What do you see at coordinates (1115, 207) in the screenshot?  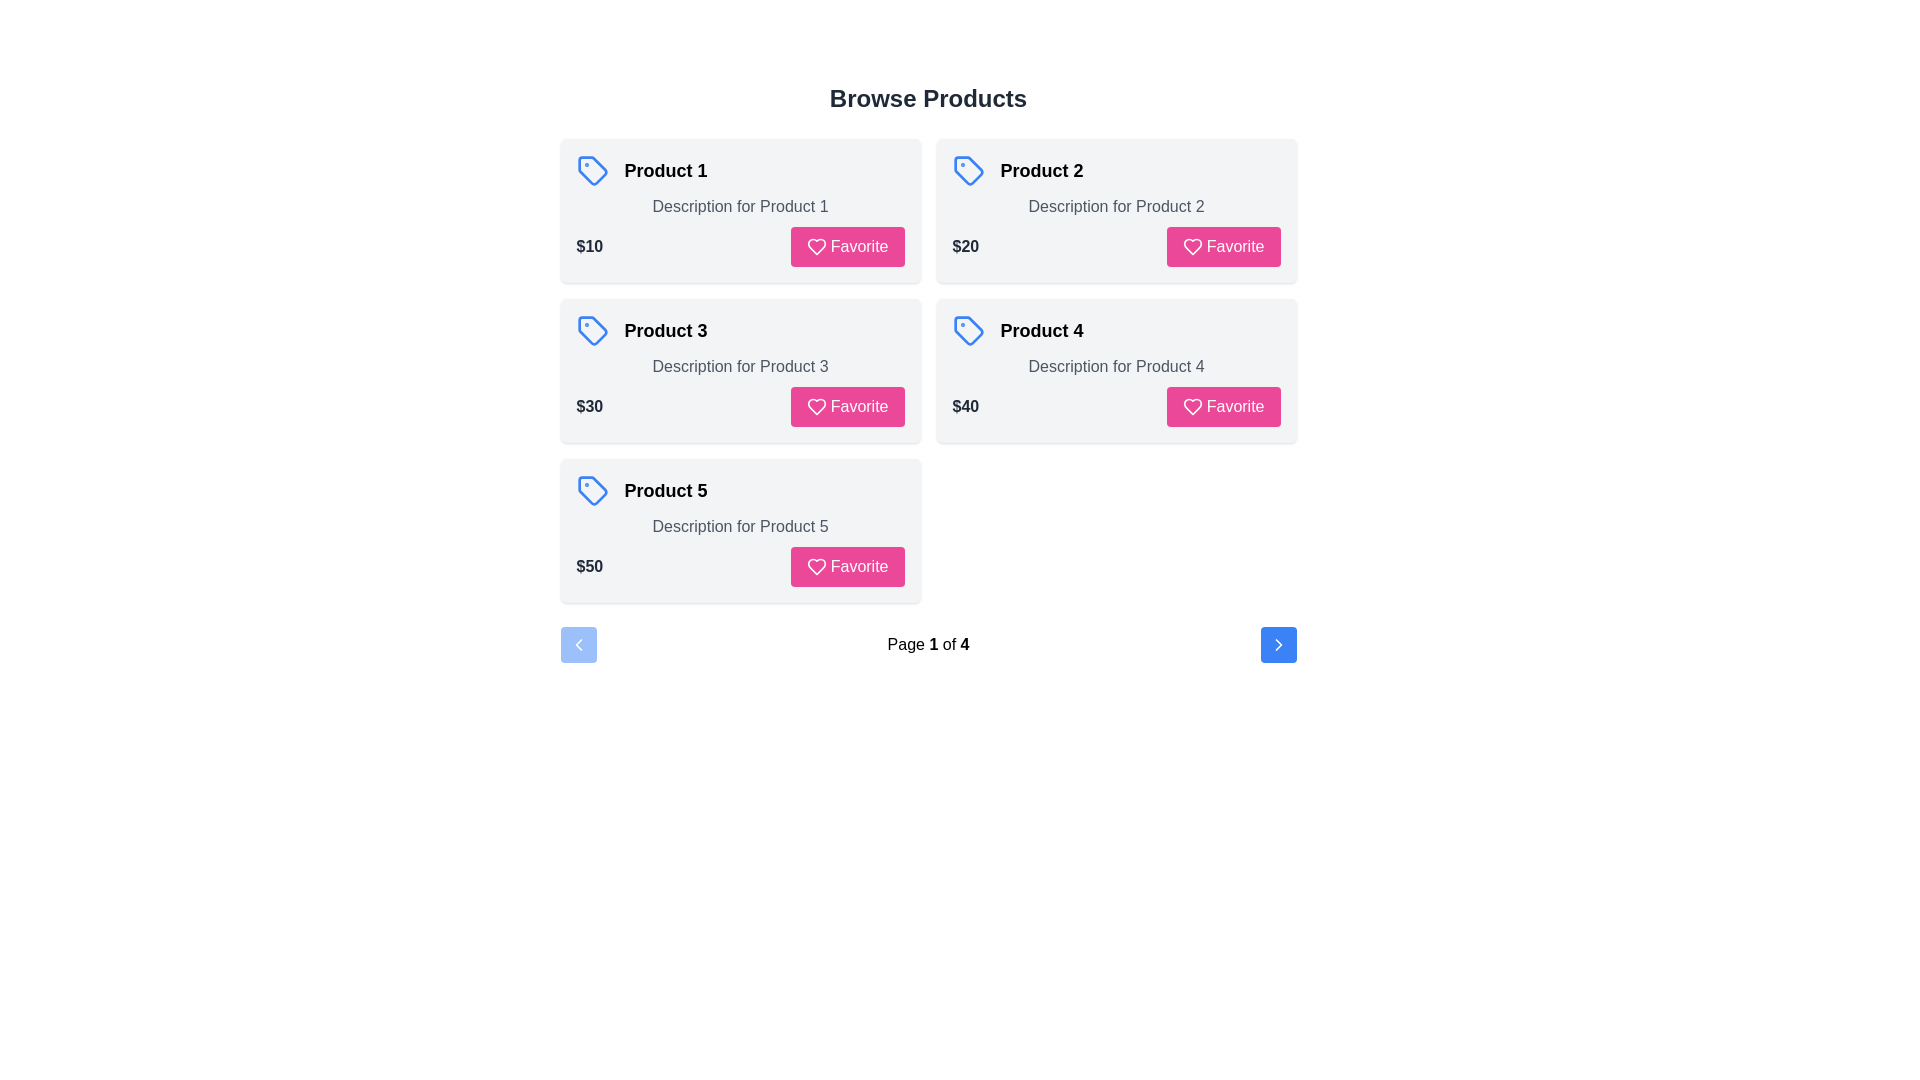 I see `the text label that provides a brief description of 'Product 2', situated below the product name and above the price and action button in the product card` at bounding box center [1115, 207].